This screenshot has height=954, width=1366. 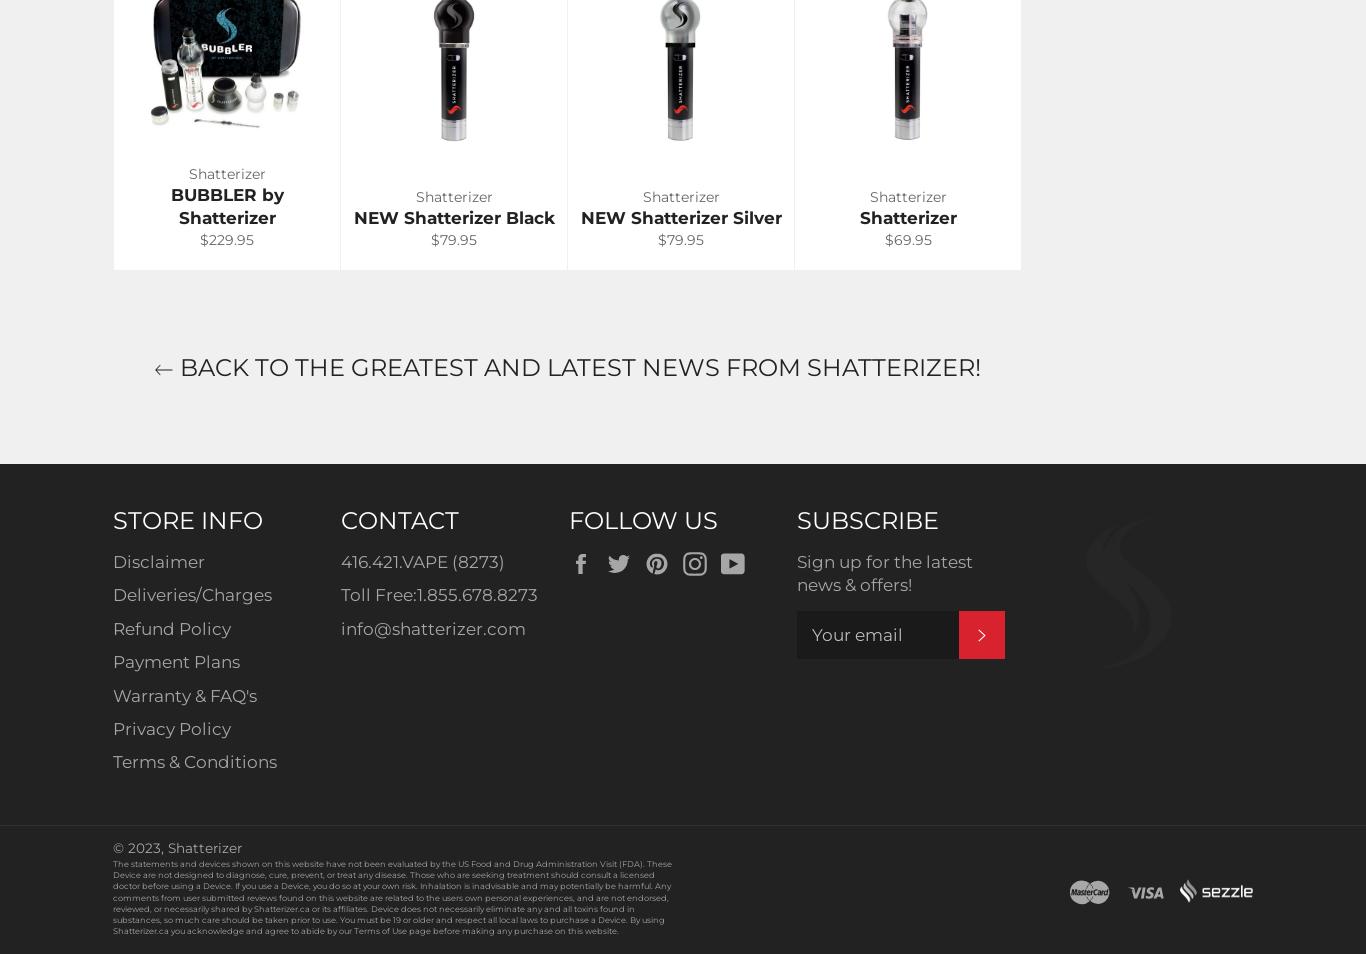 What do you see at coordinates (438, 594) in the screenshot?
I see `'Toll Free:1.855.678.8273'` at bounding box center [438, 594].